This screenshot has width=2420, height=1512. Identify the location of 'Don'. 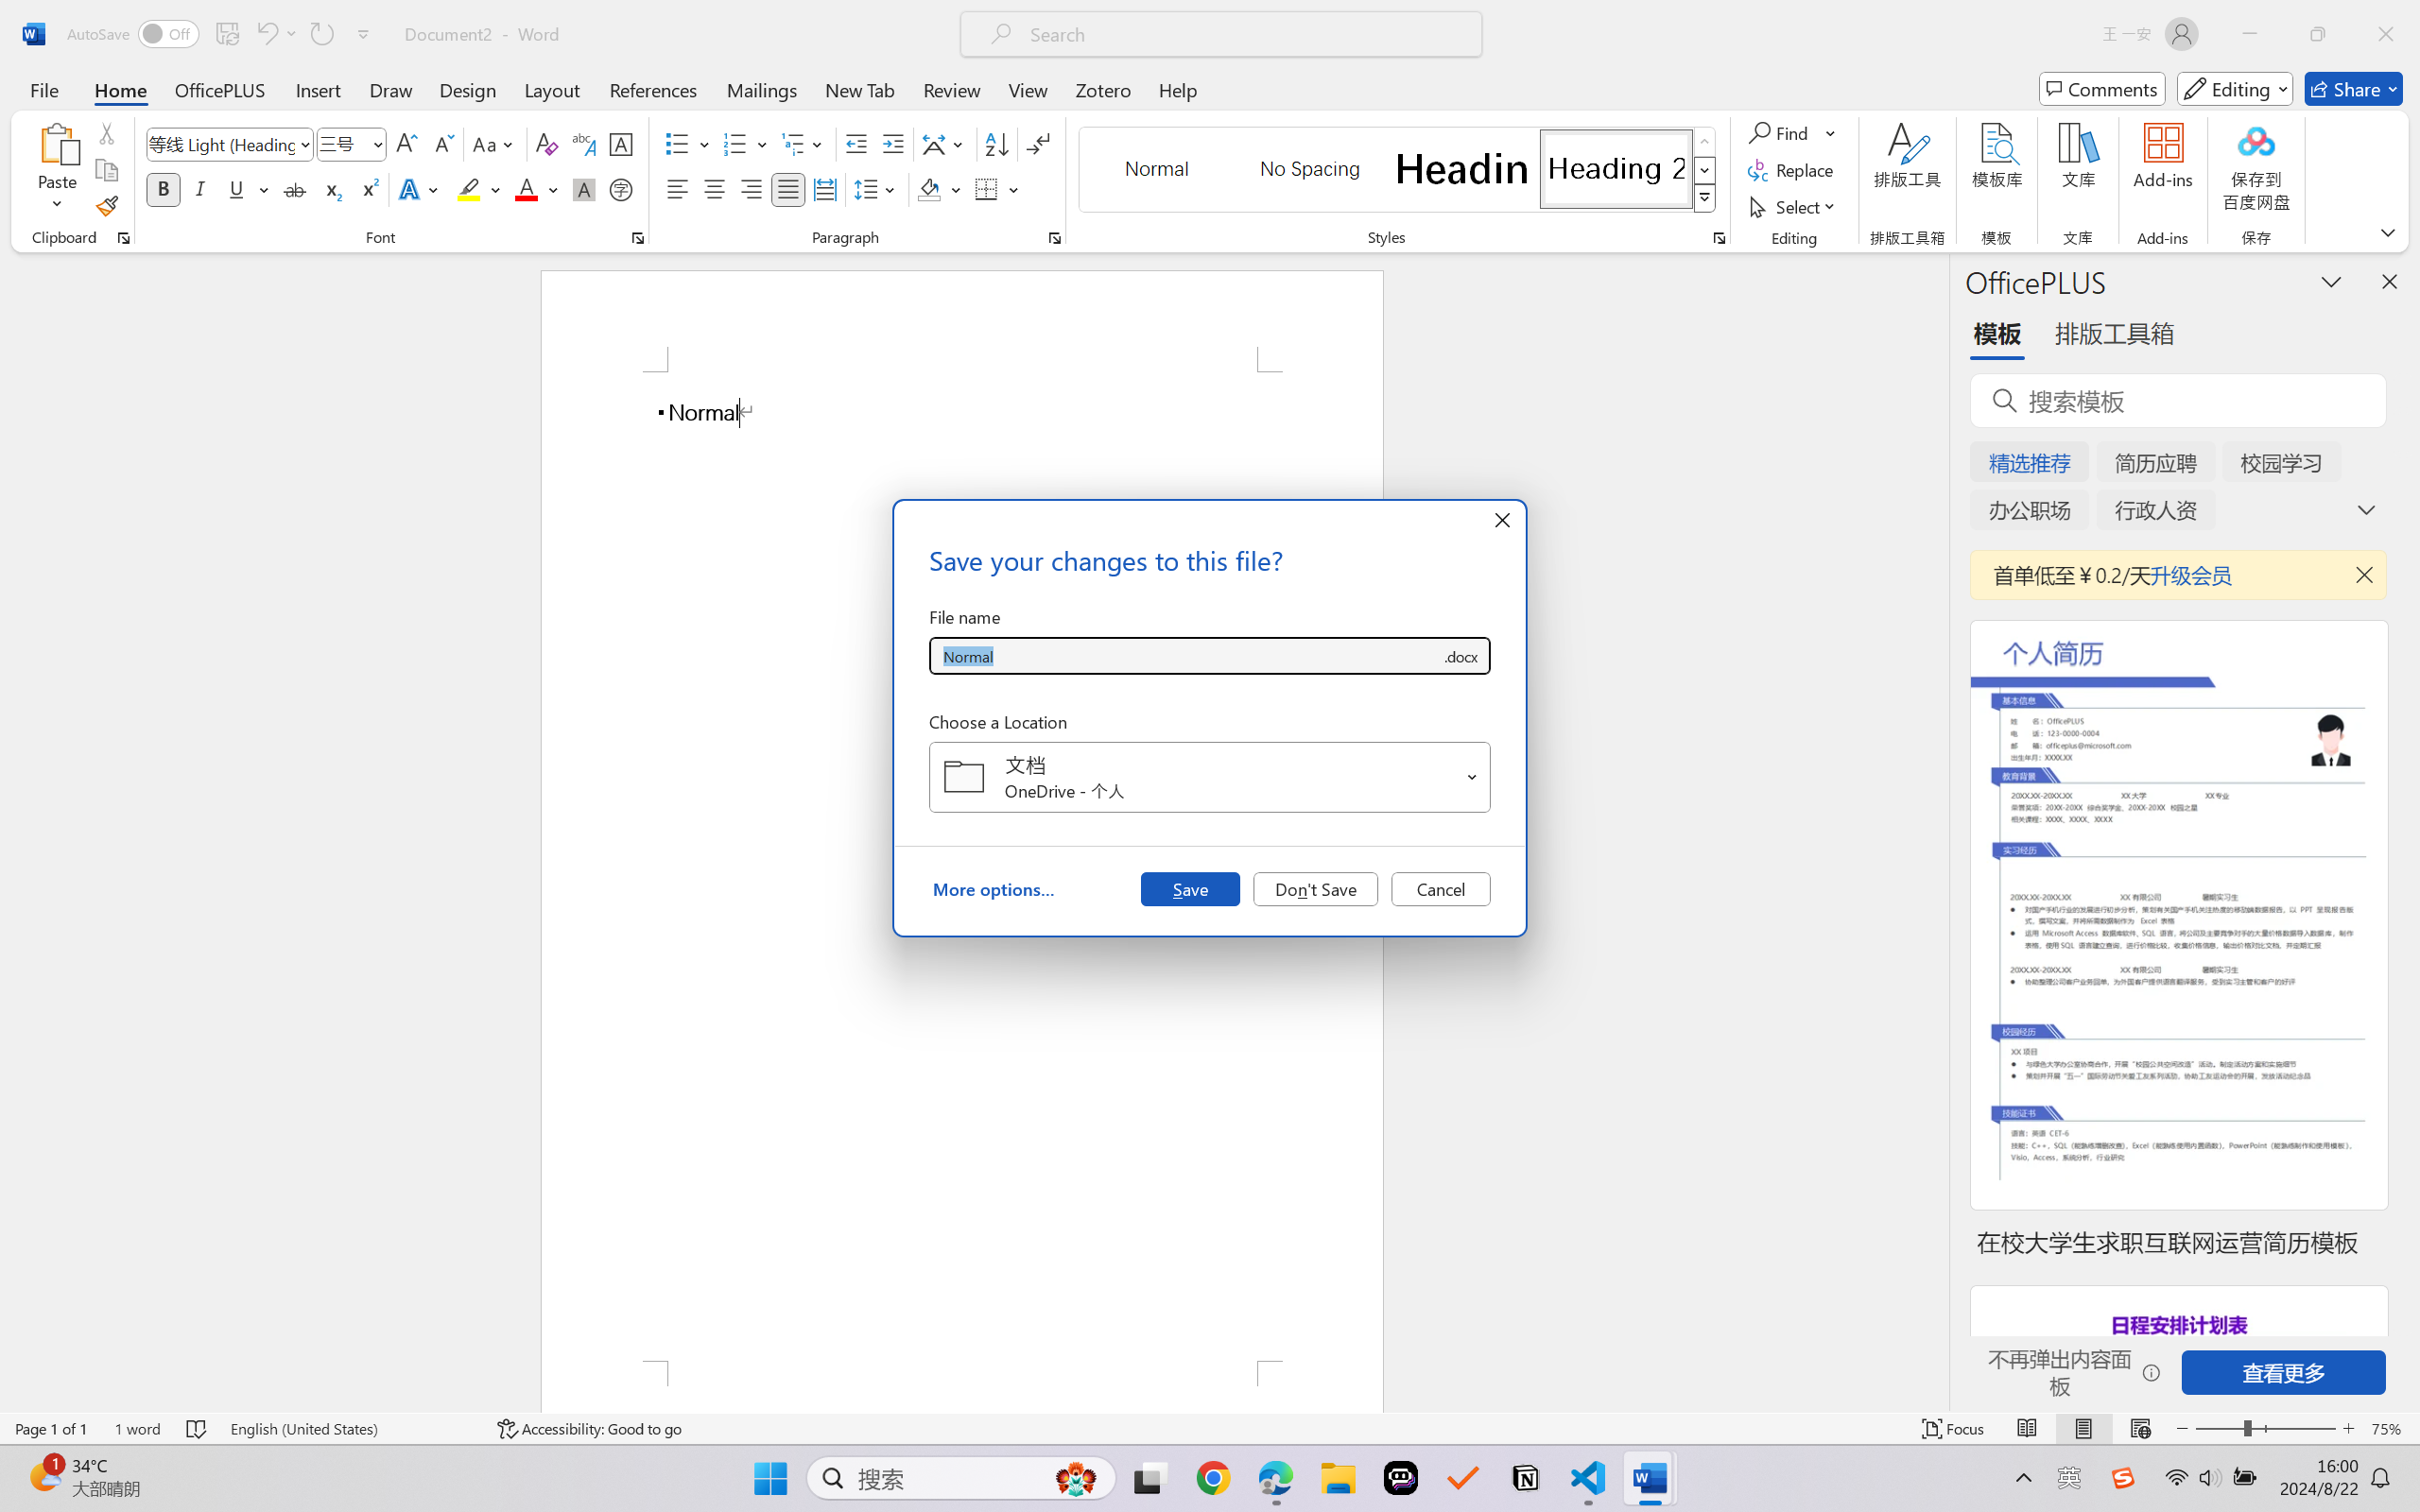
(1315, 887).